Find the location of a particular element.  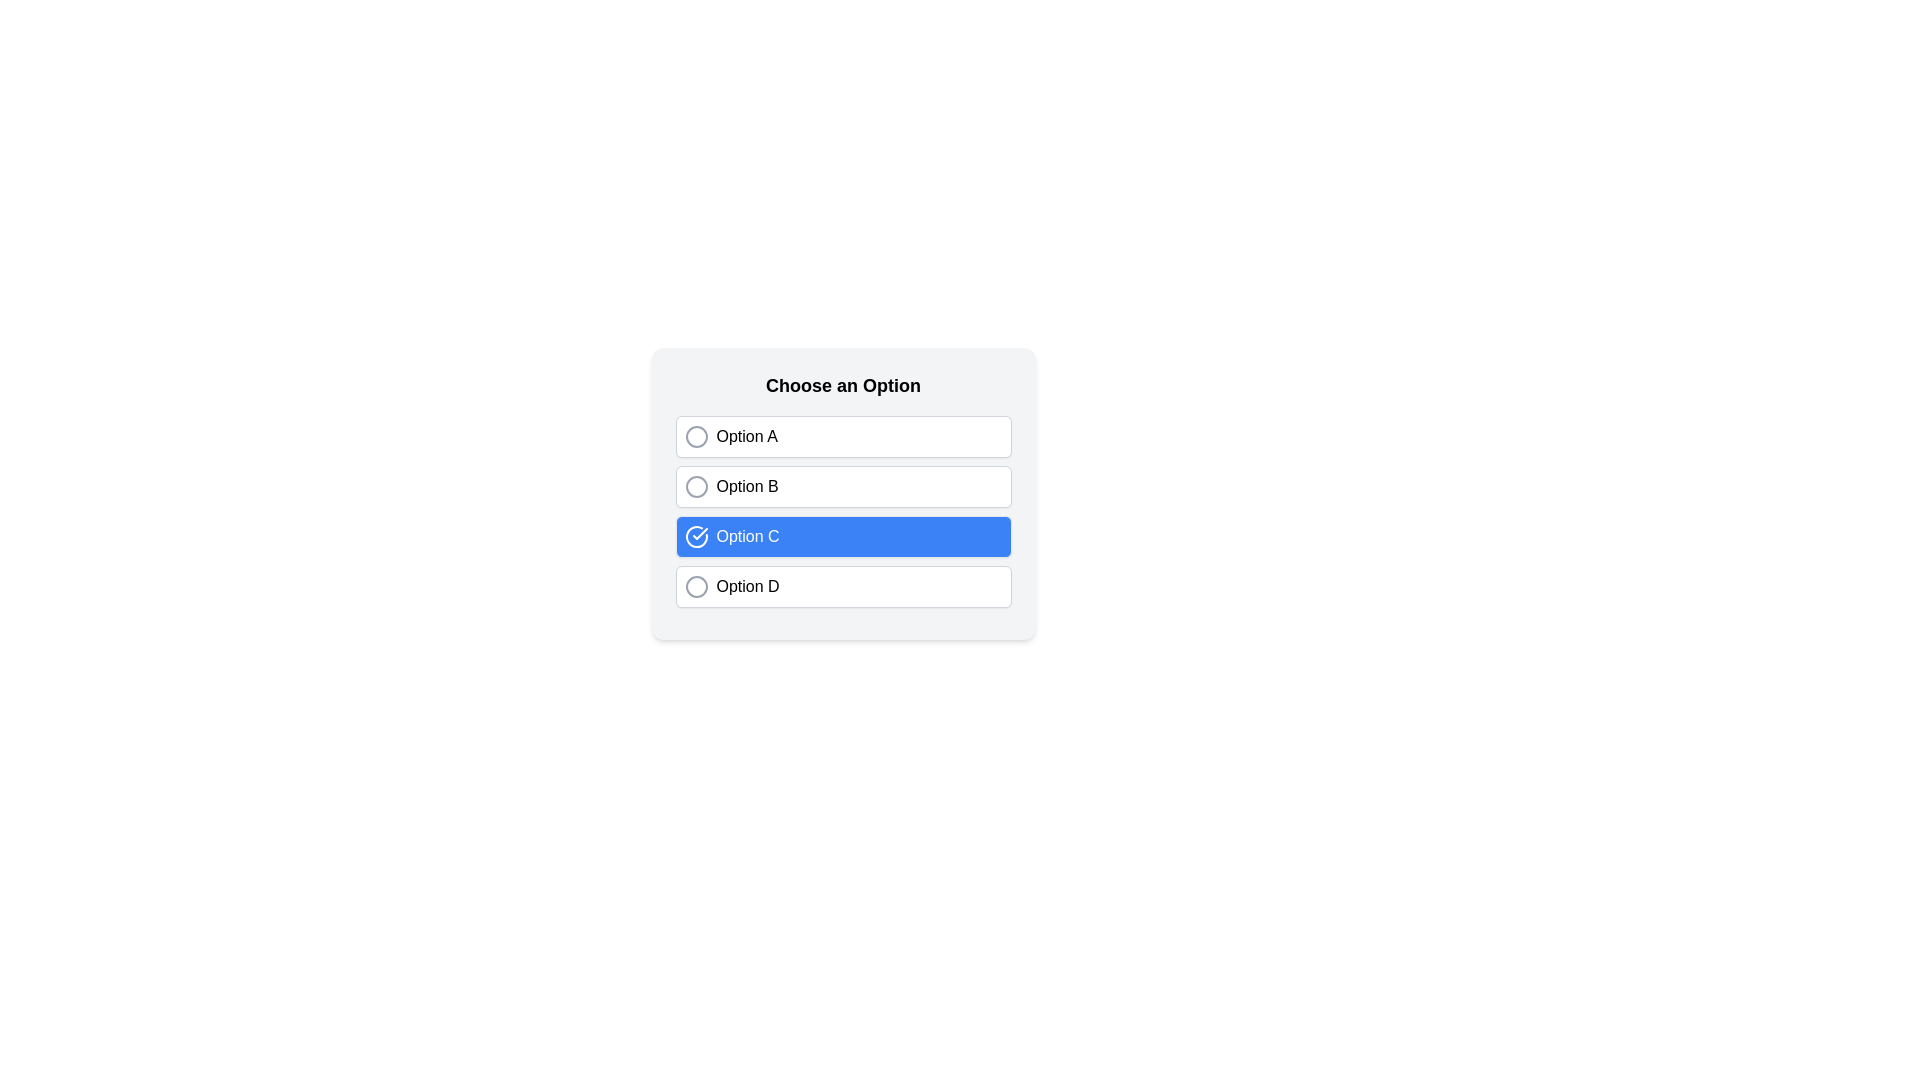

the button-like selectable option labeled 'Option D' is located at coordinates (843, 585).